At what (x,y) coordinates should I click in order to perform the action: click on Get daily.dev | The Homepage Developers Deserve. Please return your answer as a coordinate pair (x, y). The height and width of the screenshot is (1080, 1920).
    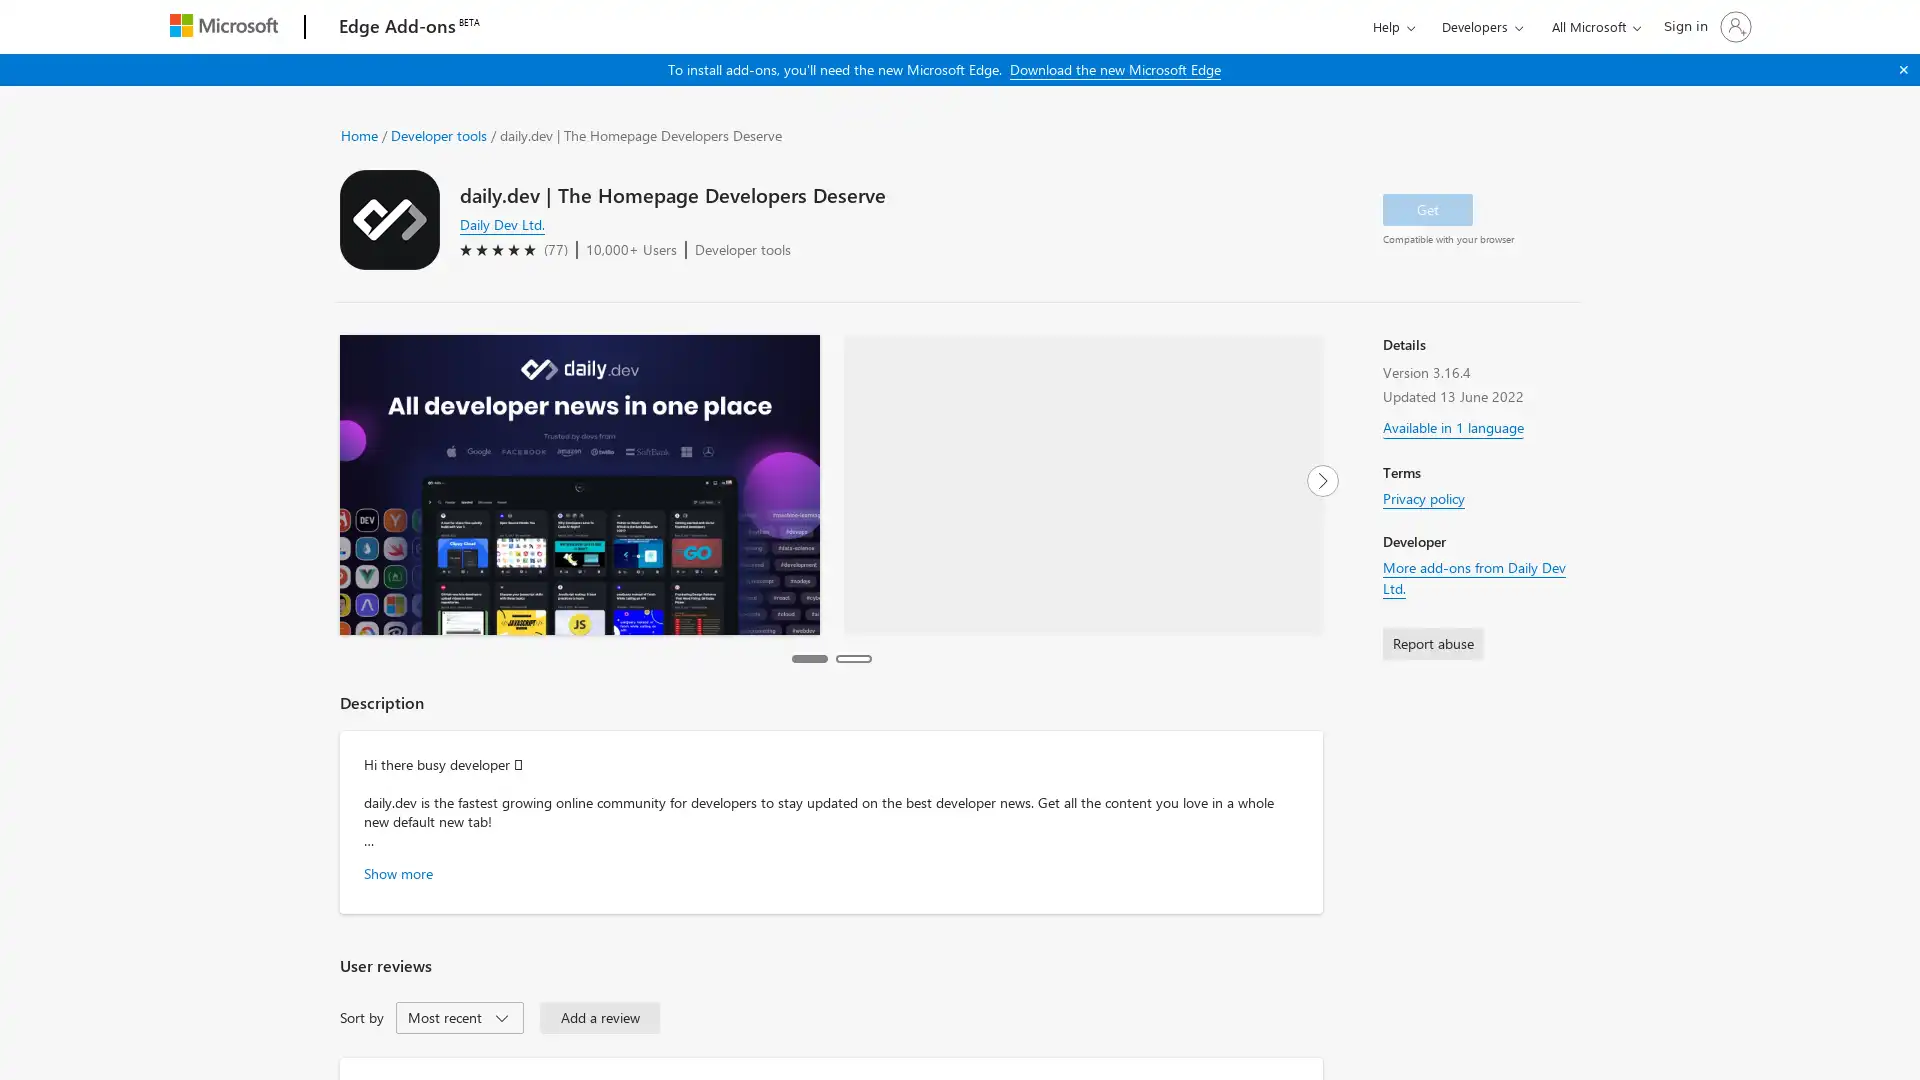
    Looking at the image, I should click on (1427, 208).